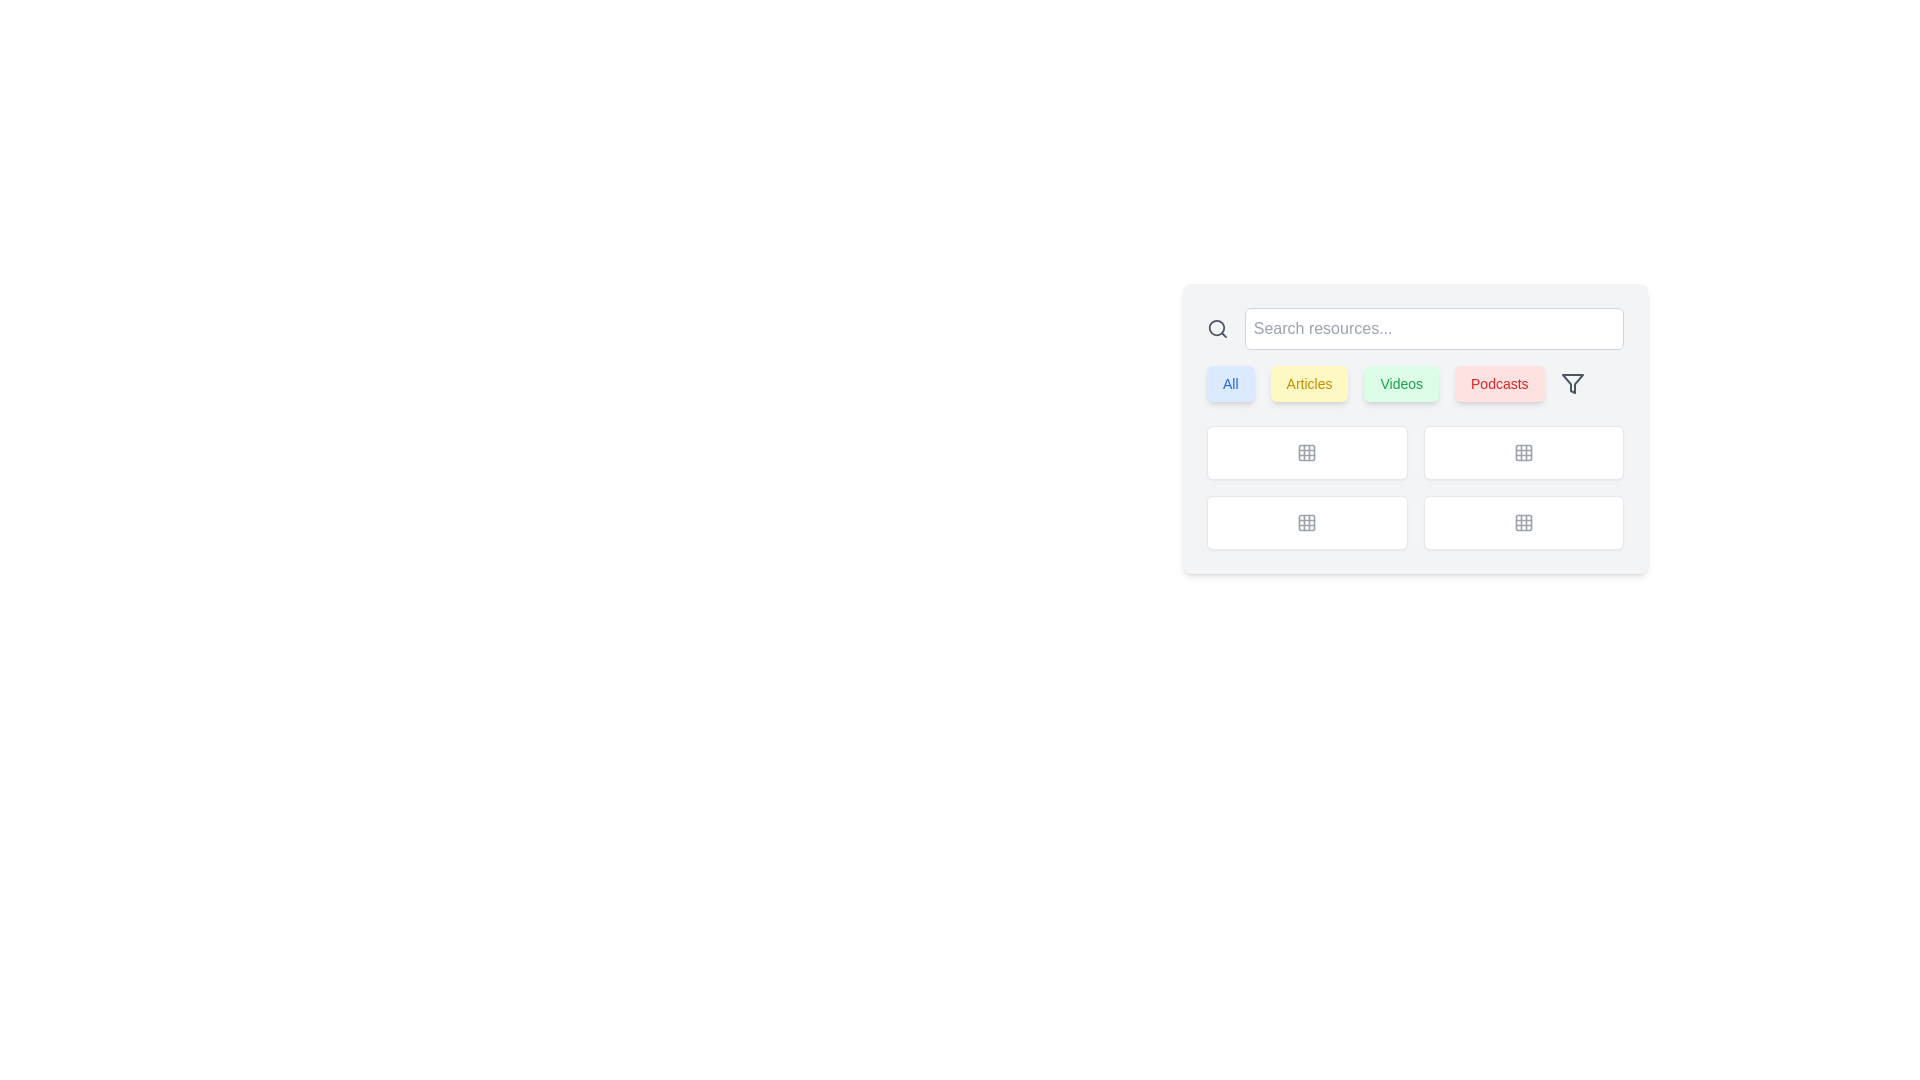  Describe the element at coordinates (1571, 384) in the screenshot. I see `the Icon button located in the top-right corner of the control panel` at that location.